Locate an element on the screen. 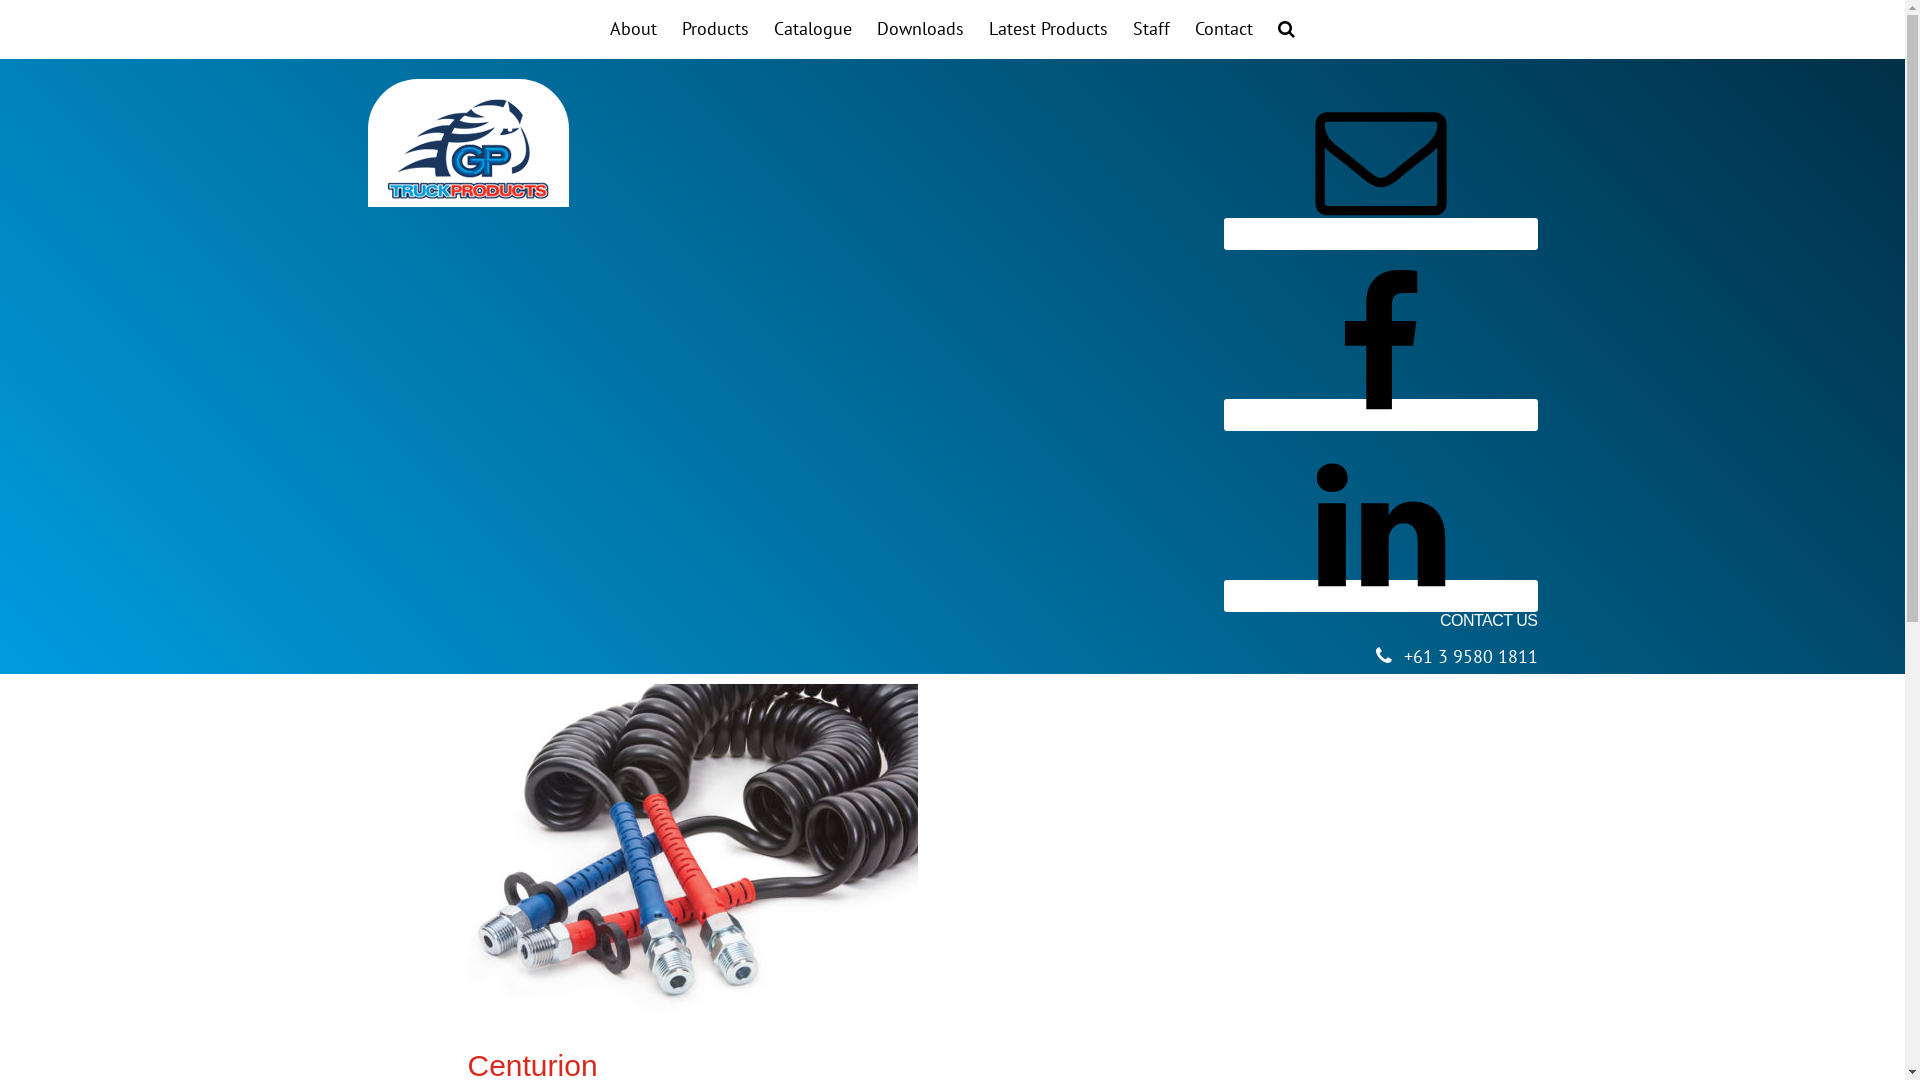 This screenshot has height=1080, width=1920. 'Catalogue' is located at coordinates (812, 29).